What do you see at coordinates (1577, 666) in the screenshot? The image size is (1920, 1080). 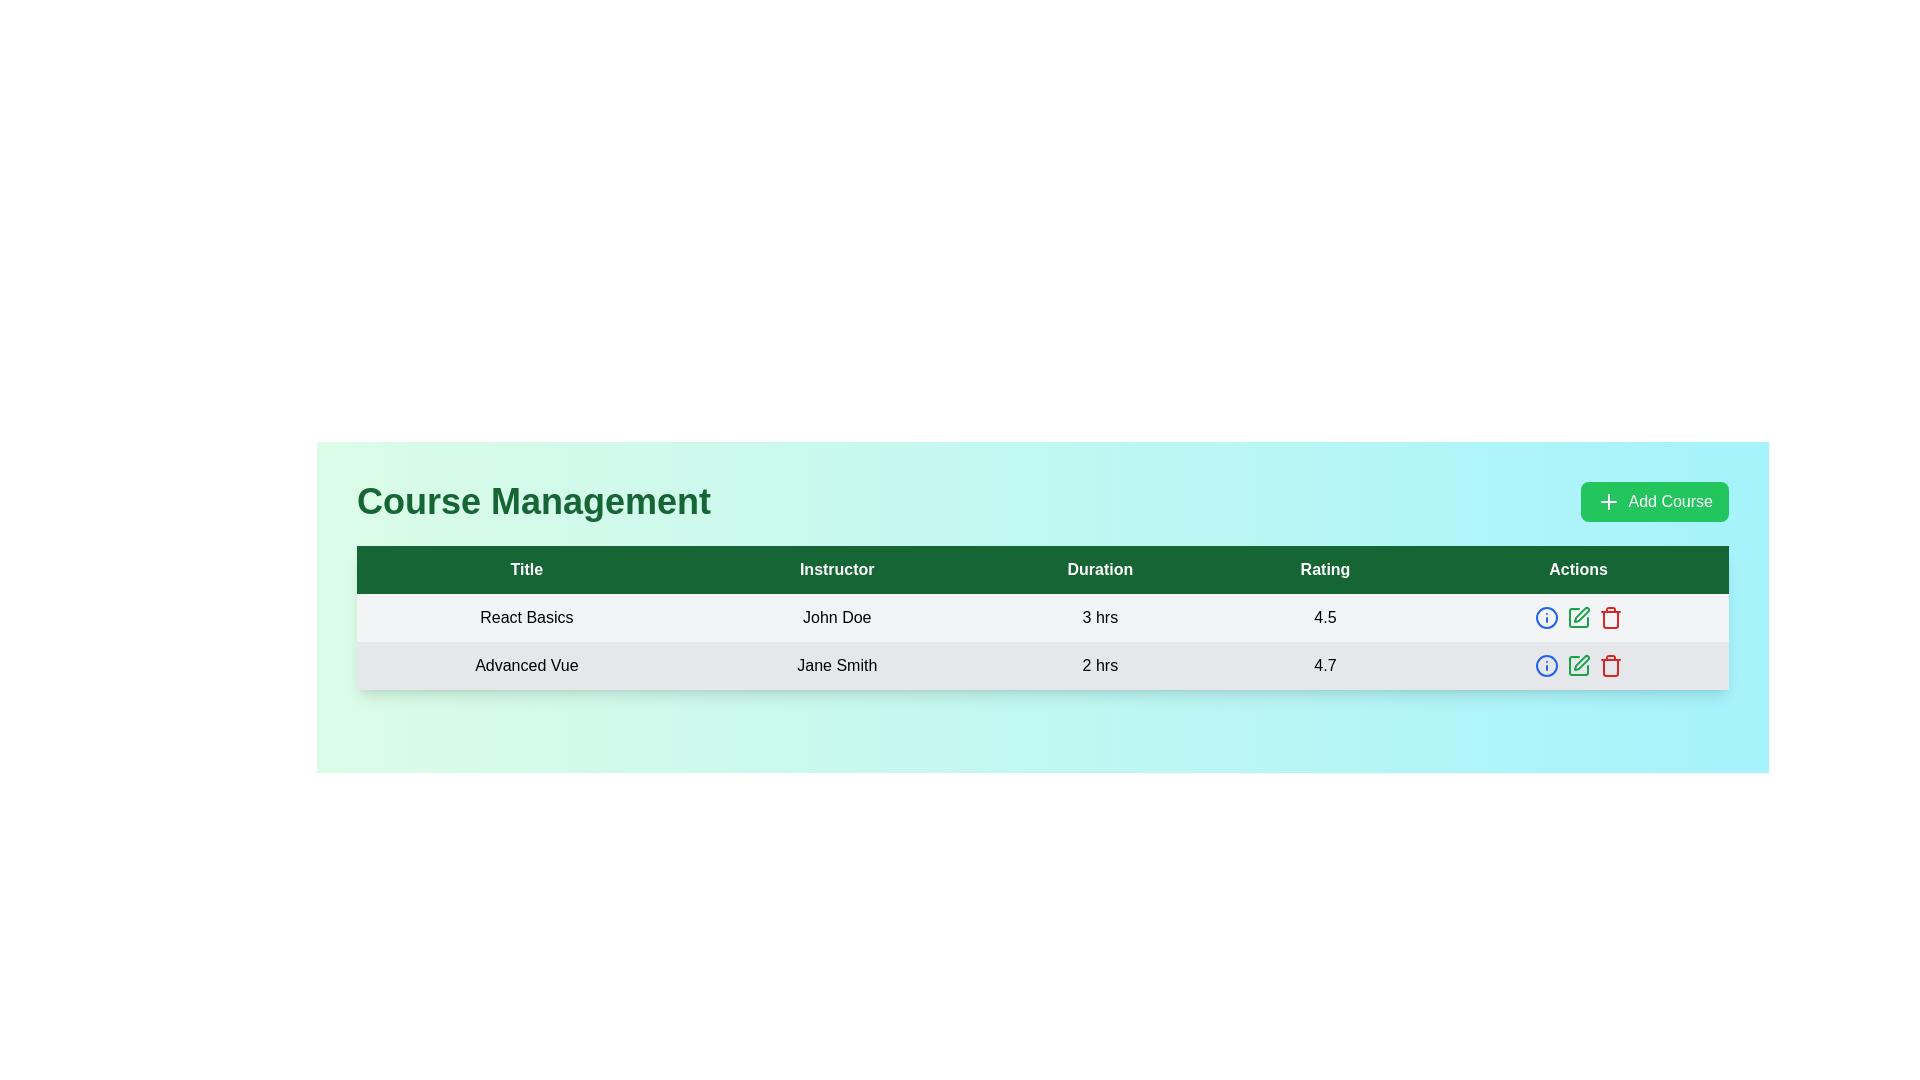 I see `the edit button located in the 'Actions' column of the second row in the table, positioned between a blue information icon and a red delete icon` at bounding box center [1577, 666].